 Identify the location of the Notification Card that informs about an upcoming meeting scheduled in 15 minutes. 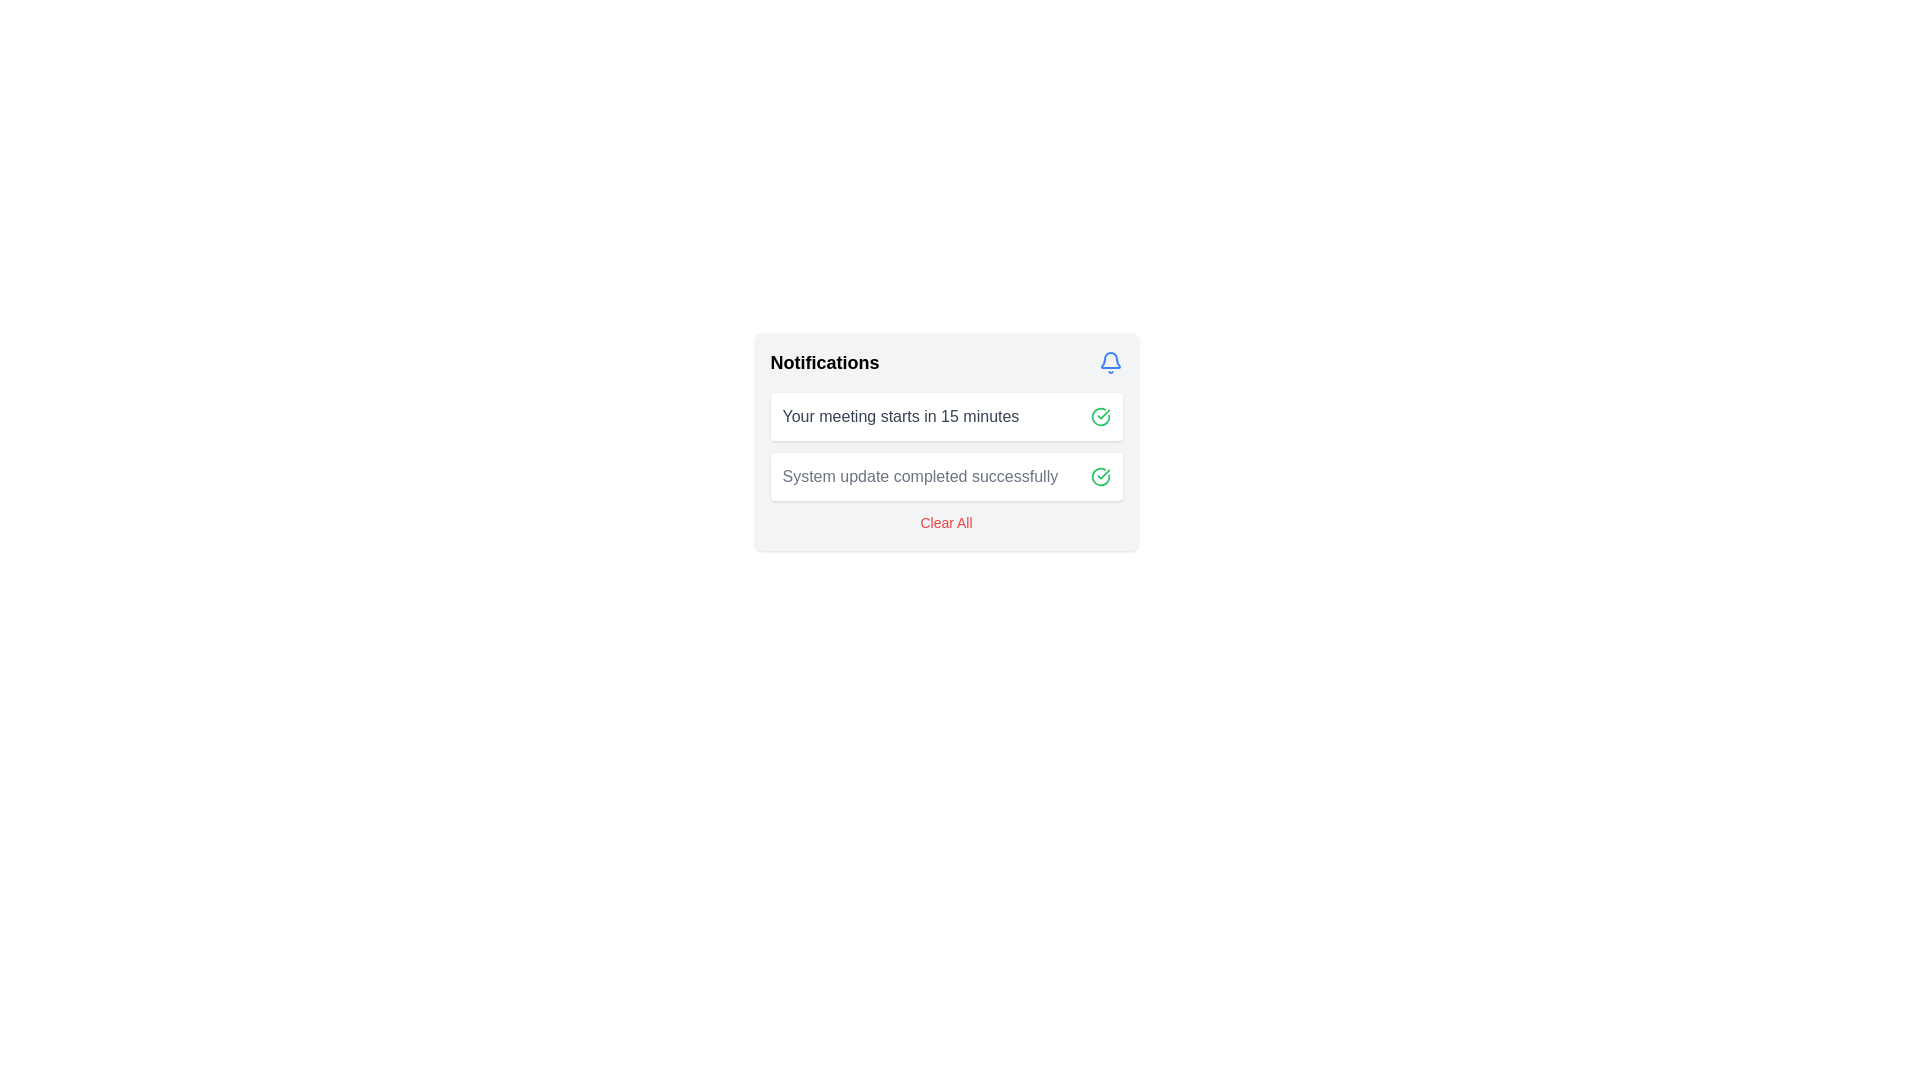
(945, 415).